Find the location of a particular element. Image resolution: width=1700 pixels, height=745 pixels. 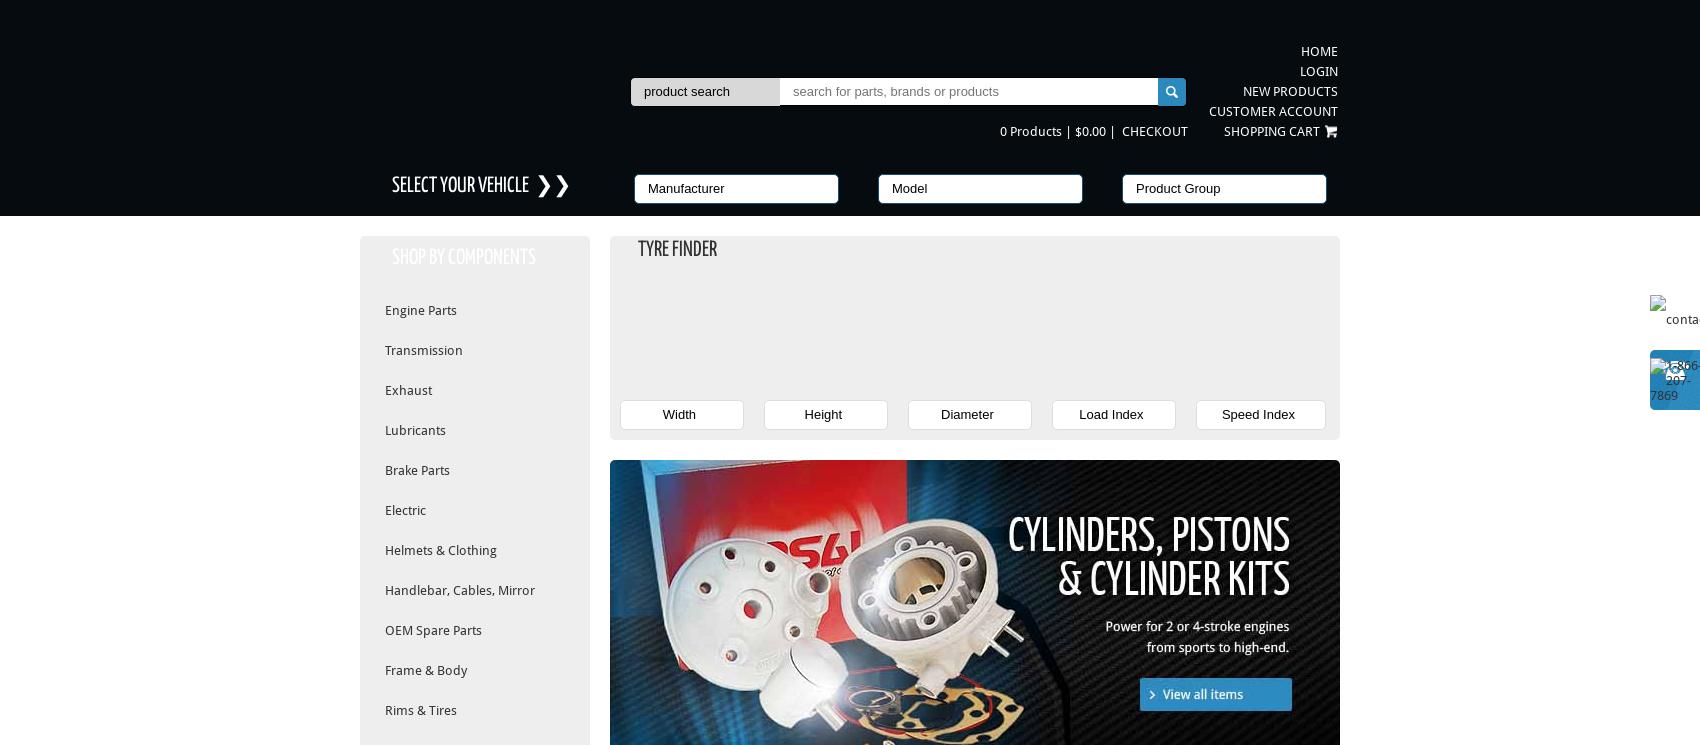

'Login' is located at coordinates (1319, 71).